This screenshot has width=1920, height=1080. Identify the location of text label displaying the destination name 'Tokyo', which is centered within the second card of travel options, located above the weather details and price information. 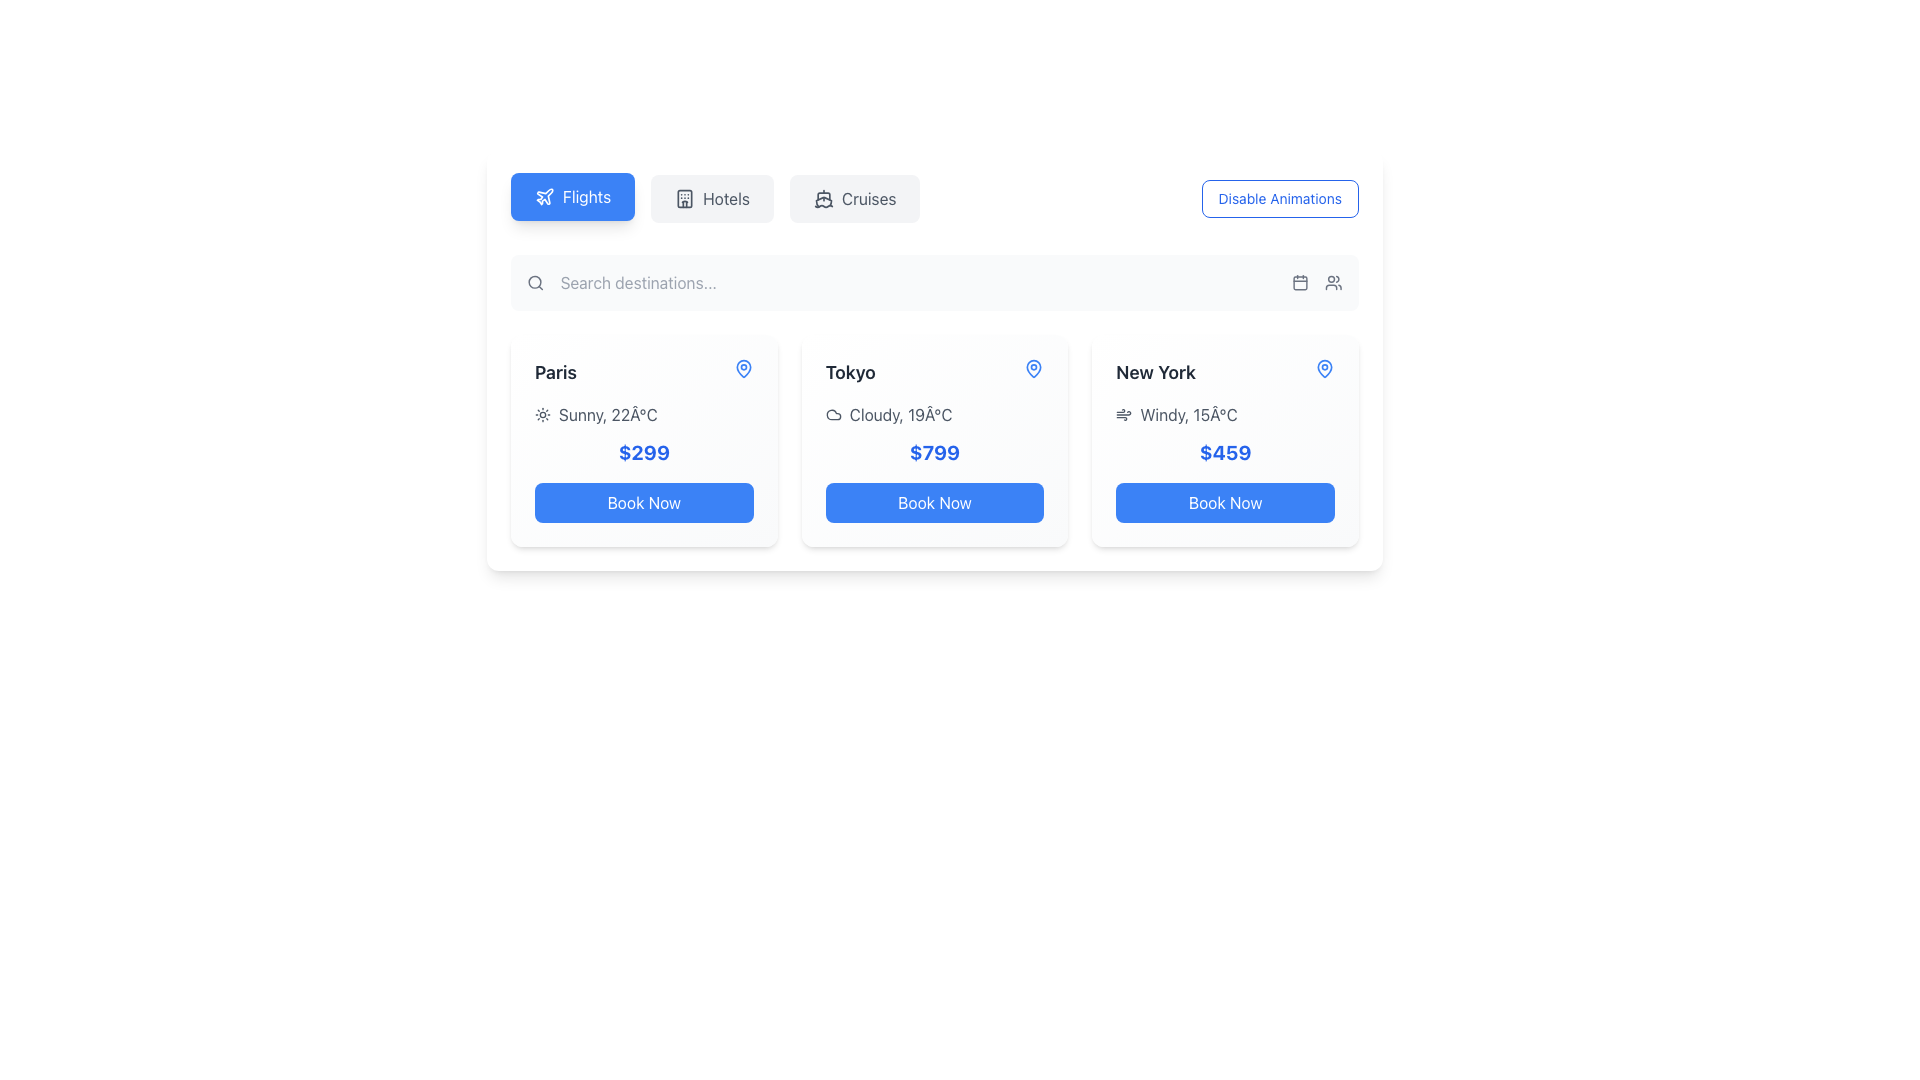
(850, 373).